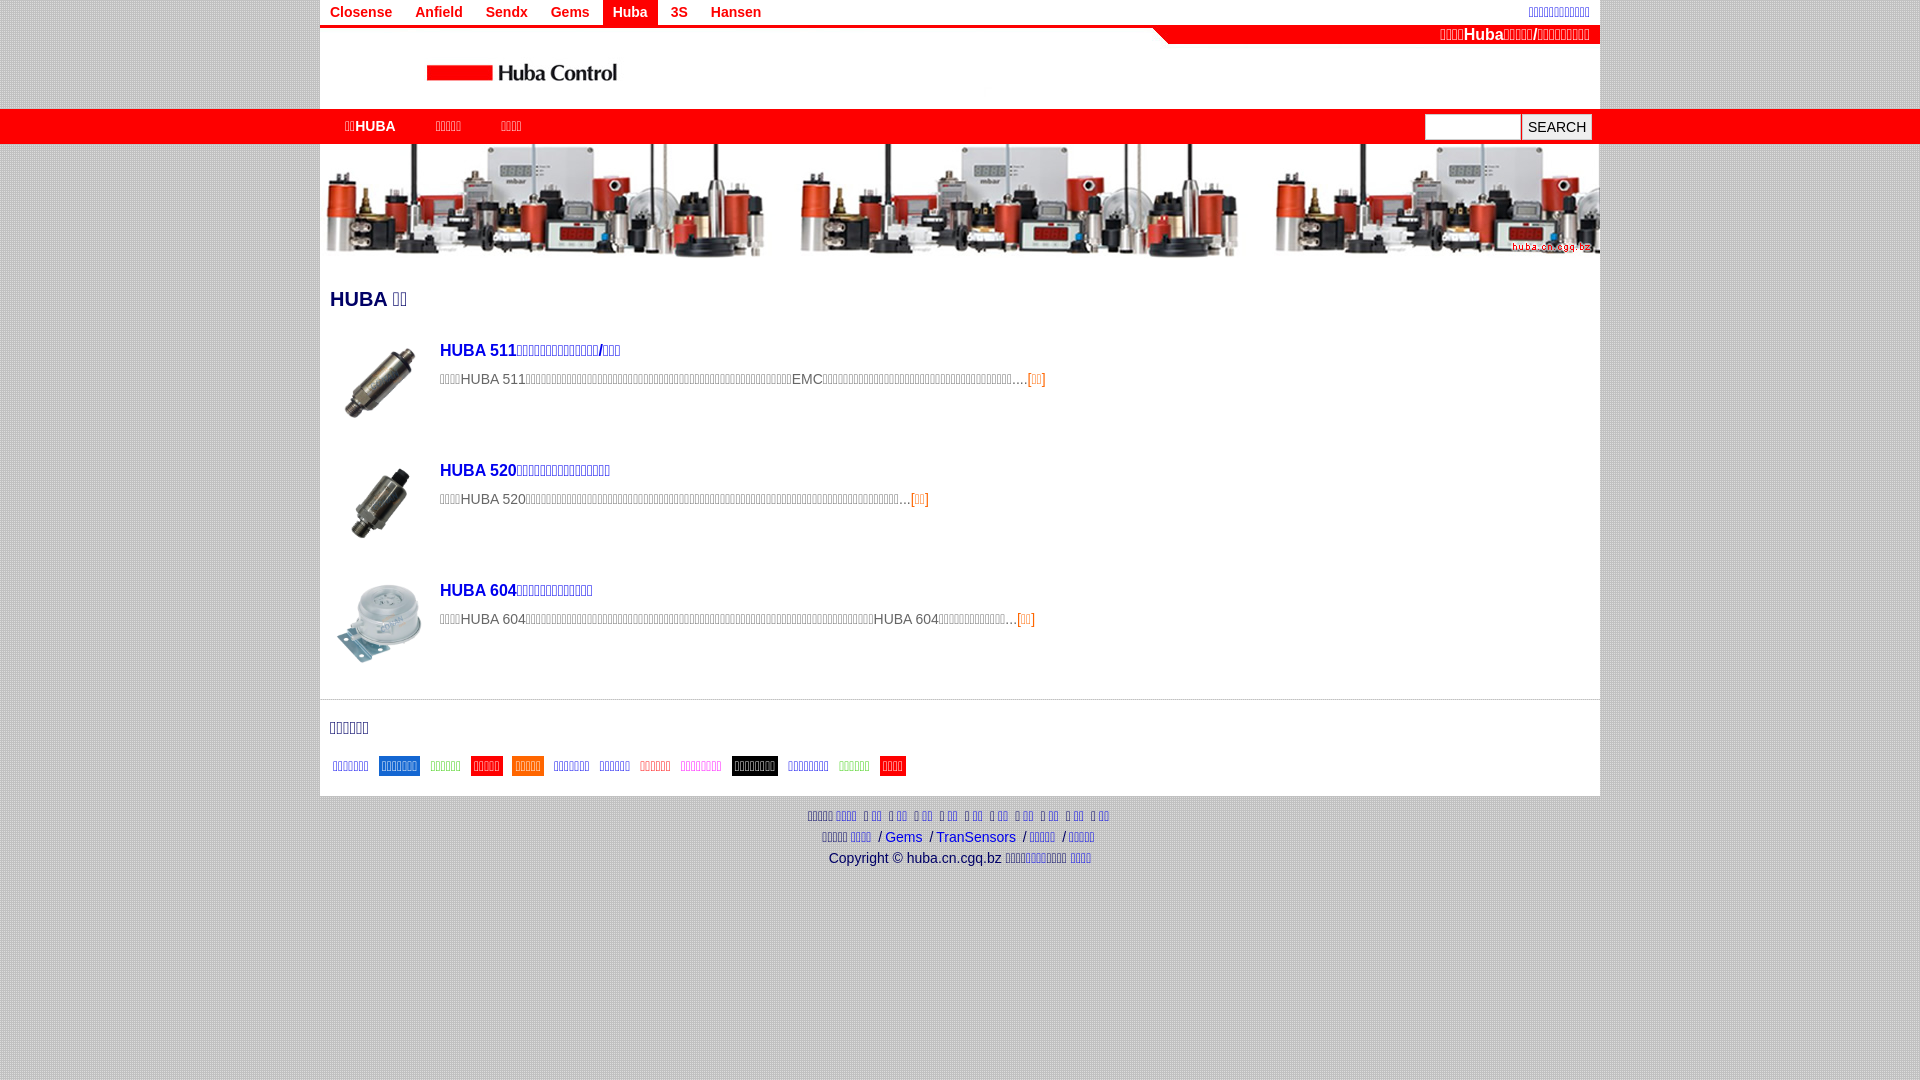 This screenshot has width=1920, height=1080. Describe the element at coordinates (569, 12) in the screenshot. I see `'Gems'` at that location.